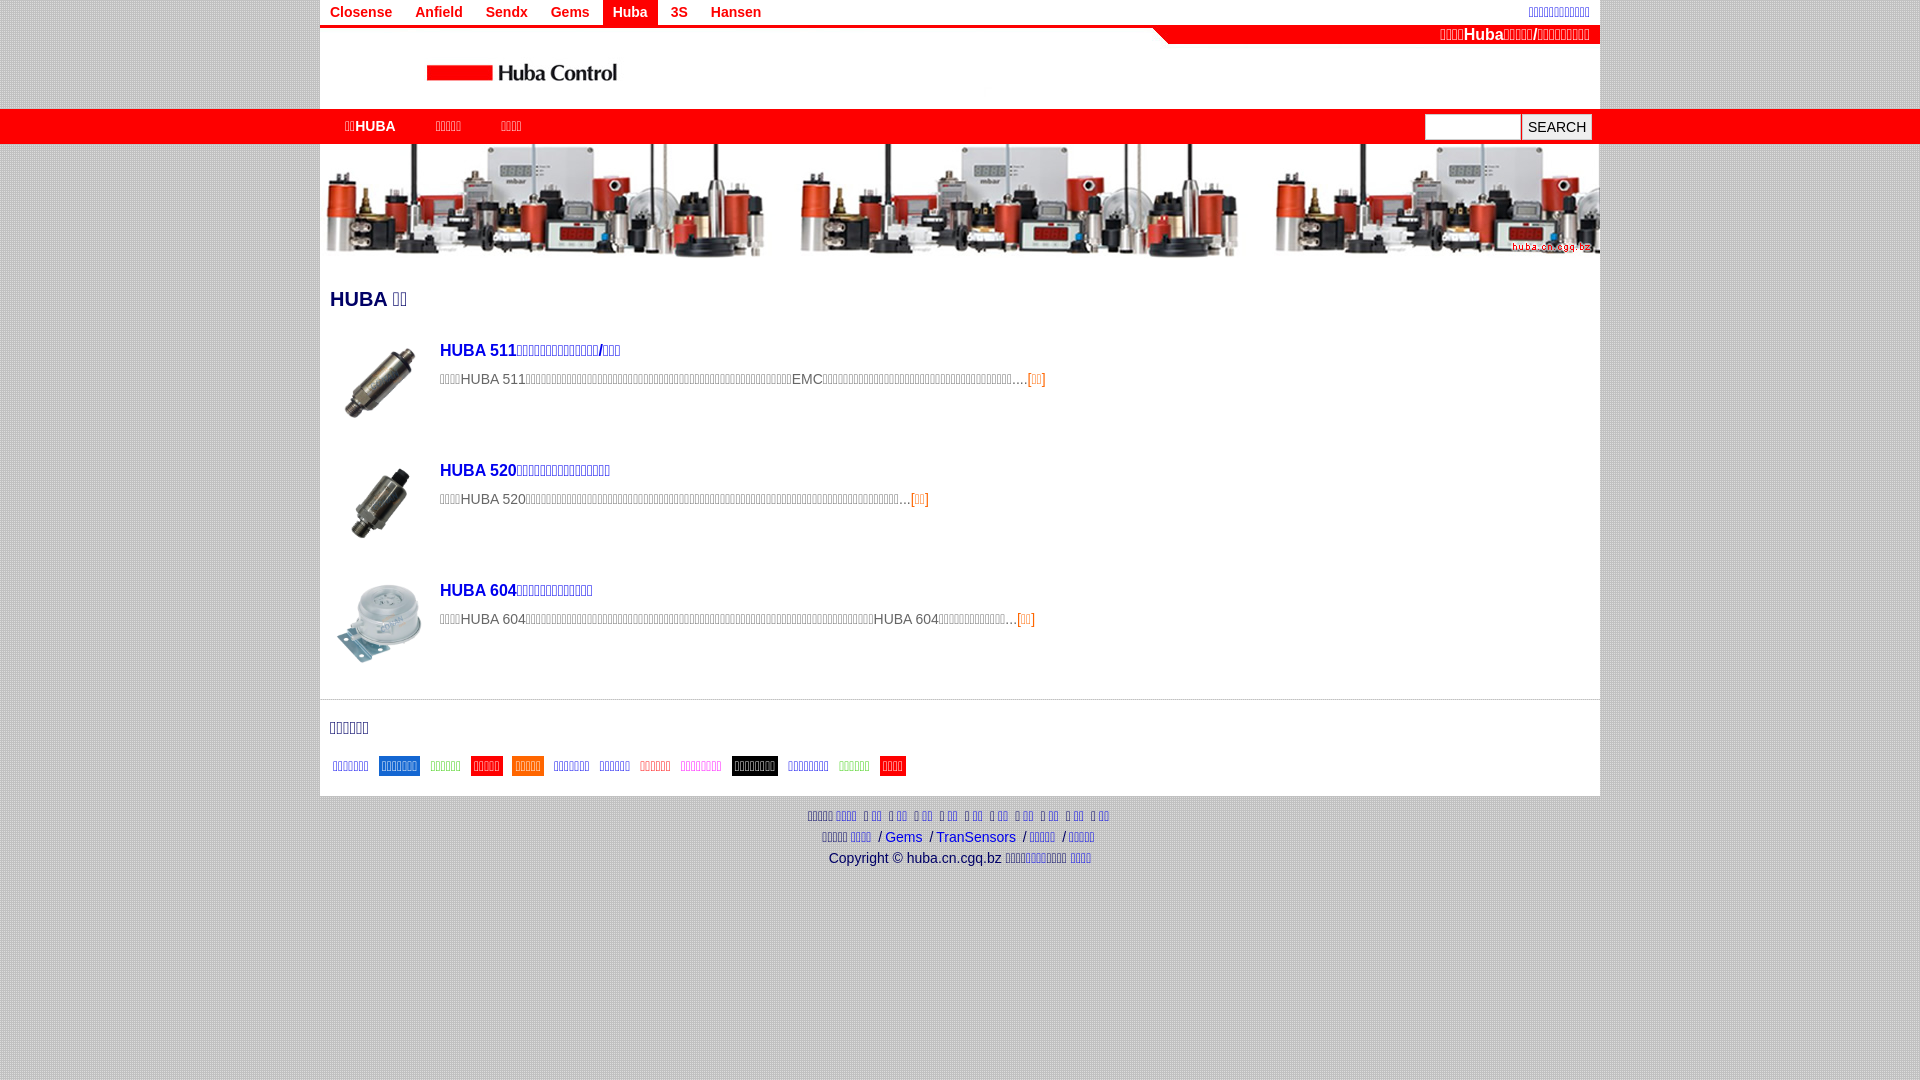 This screenshot has width=1920, height=1080. Describe the element at coordinates (569, 12) in the screenshot. I see `'Gems'` at that location.